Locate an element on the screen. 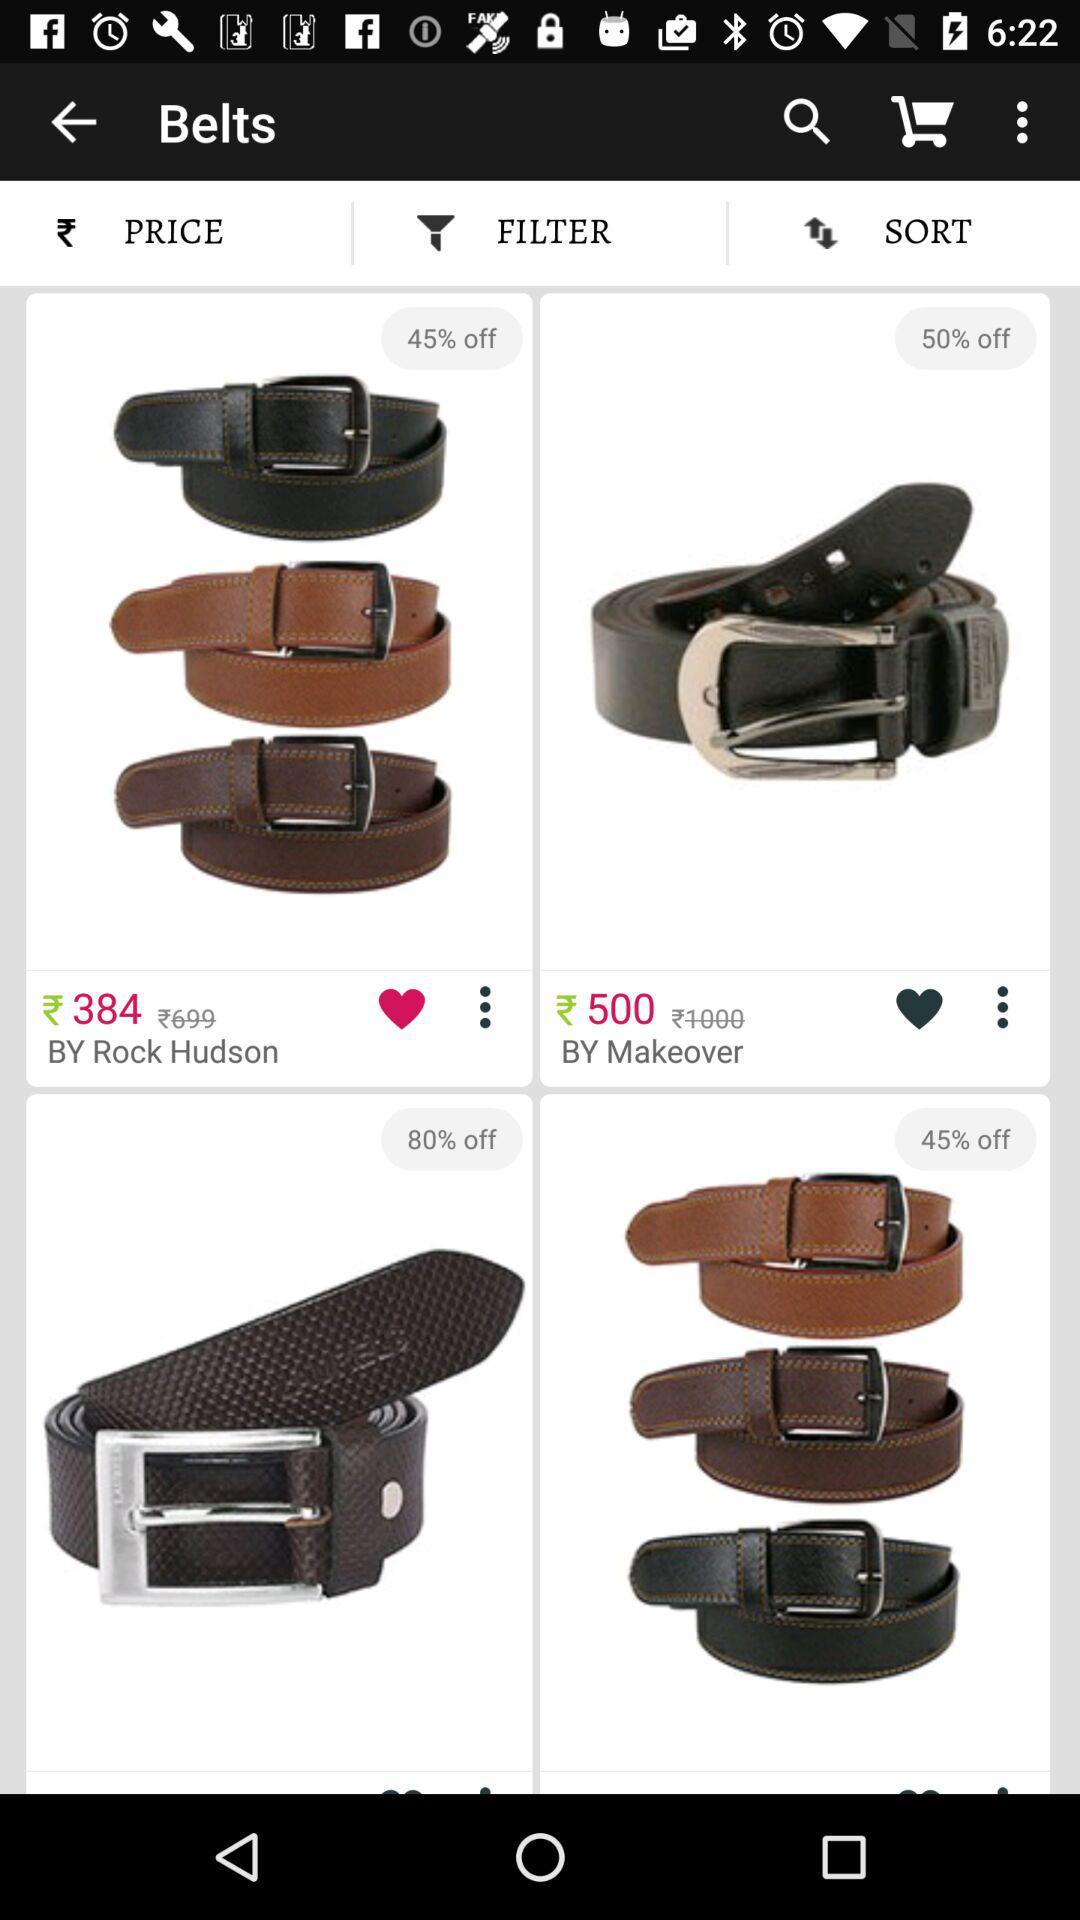 The height and width of the screenshot is (1920, 1080). get additional options for the product is located at coordinates (1010, 1007).